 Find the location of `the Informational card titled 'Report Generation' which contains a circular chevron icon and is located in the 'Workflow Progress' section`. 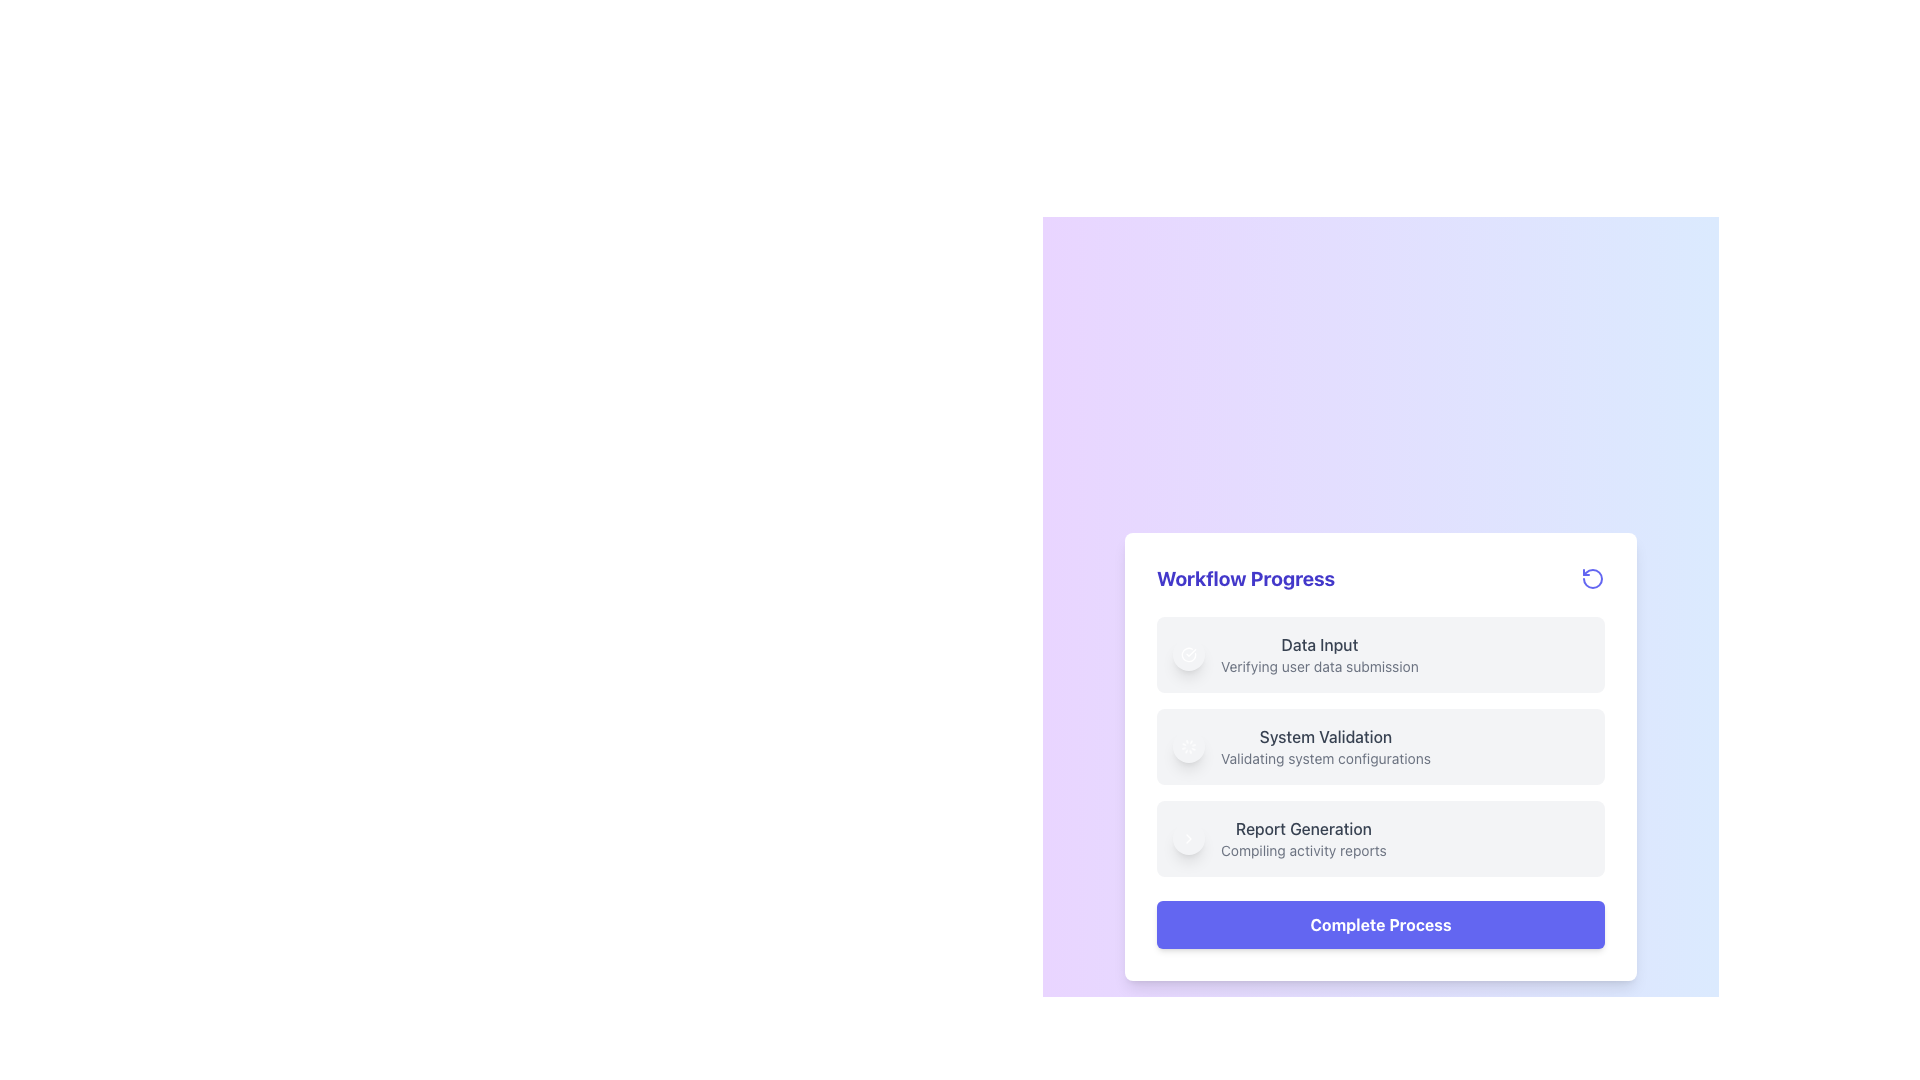

the Informational card titled 'Report Generation' which contains a circular chevron icon and is located in the 'Workflow Progress' section is located at coordinates (1380, 839).